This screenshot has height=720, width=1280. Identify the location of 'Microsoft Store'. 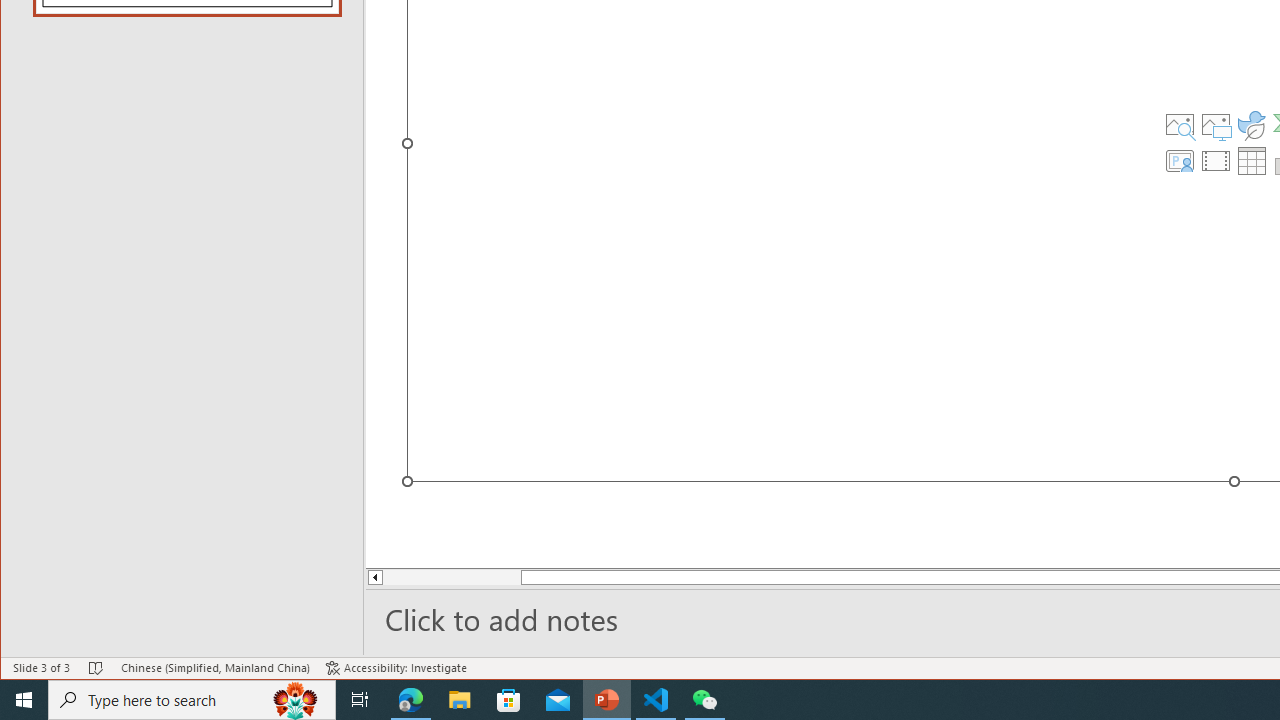
(509, 698).